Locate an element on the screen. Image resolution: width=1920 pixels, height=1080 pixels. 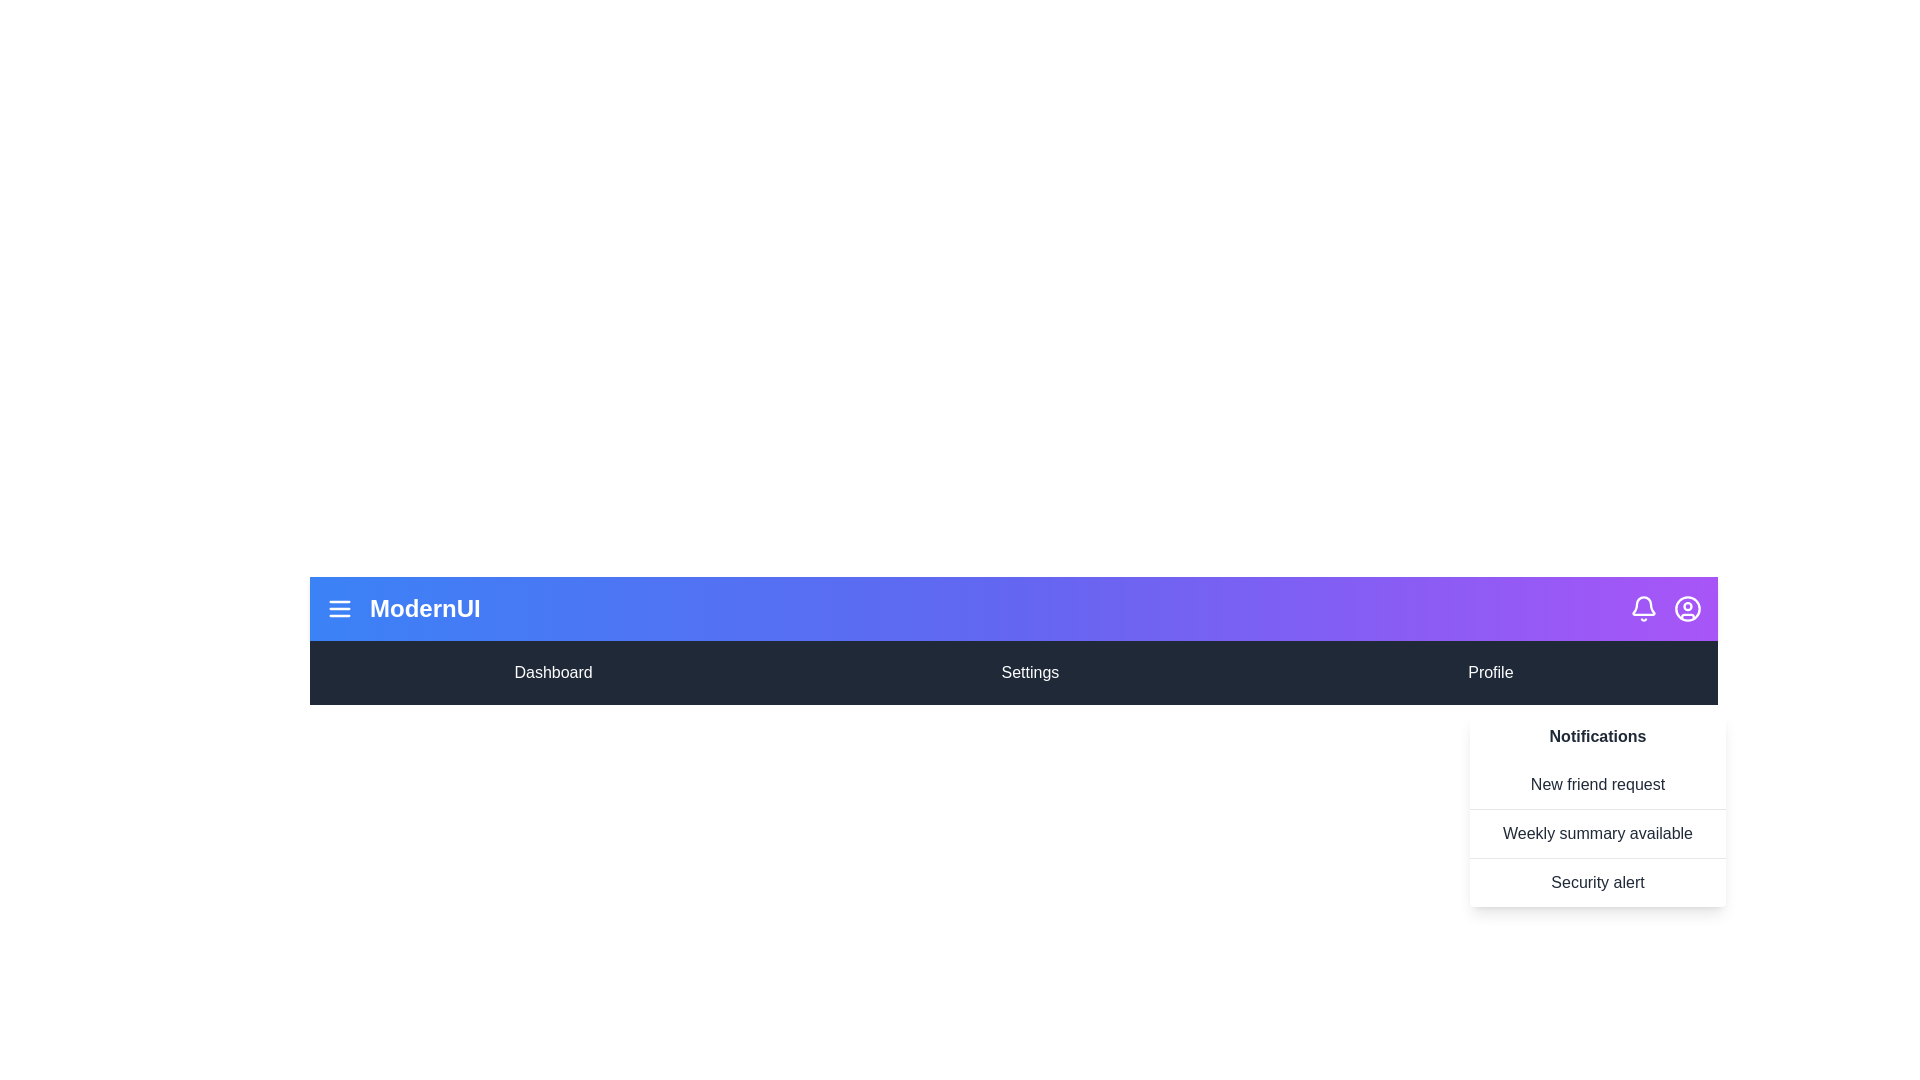
the app title to focus on it is located at coordinates (424, 608).